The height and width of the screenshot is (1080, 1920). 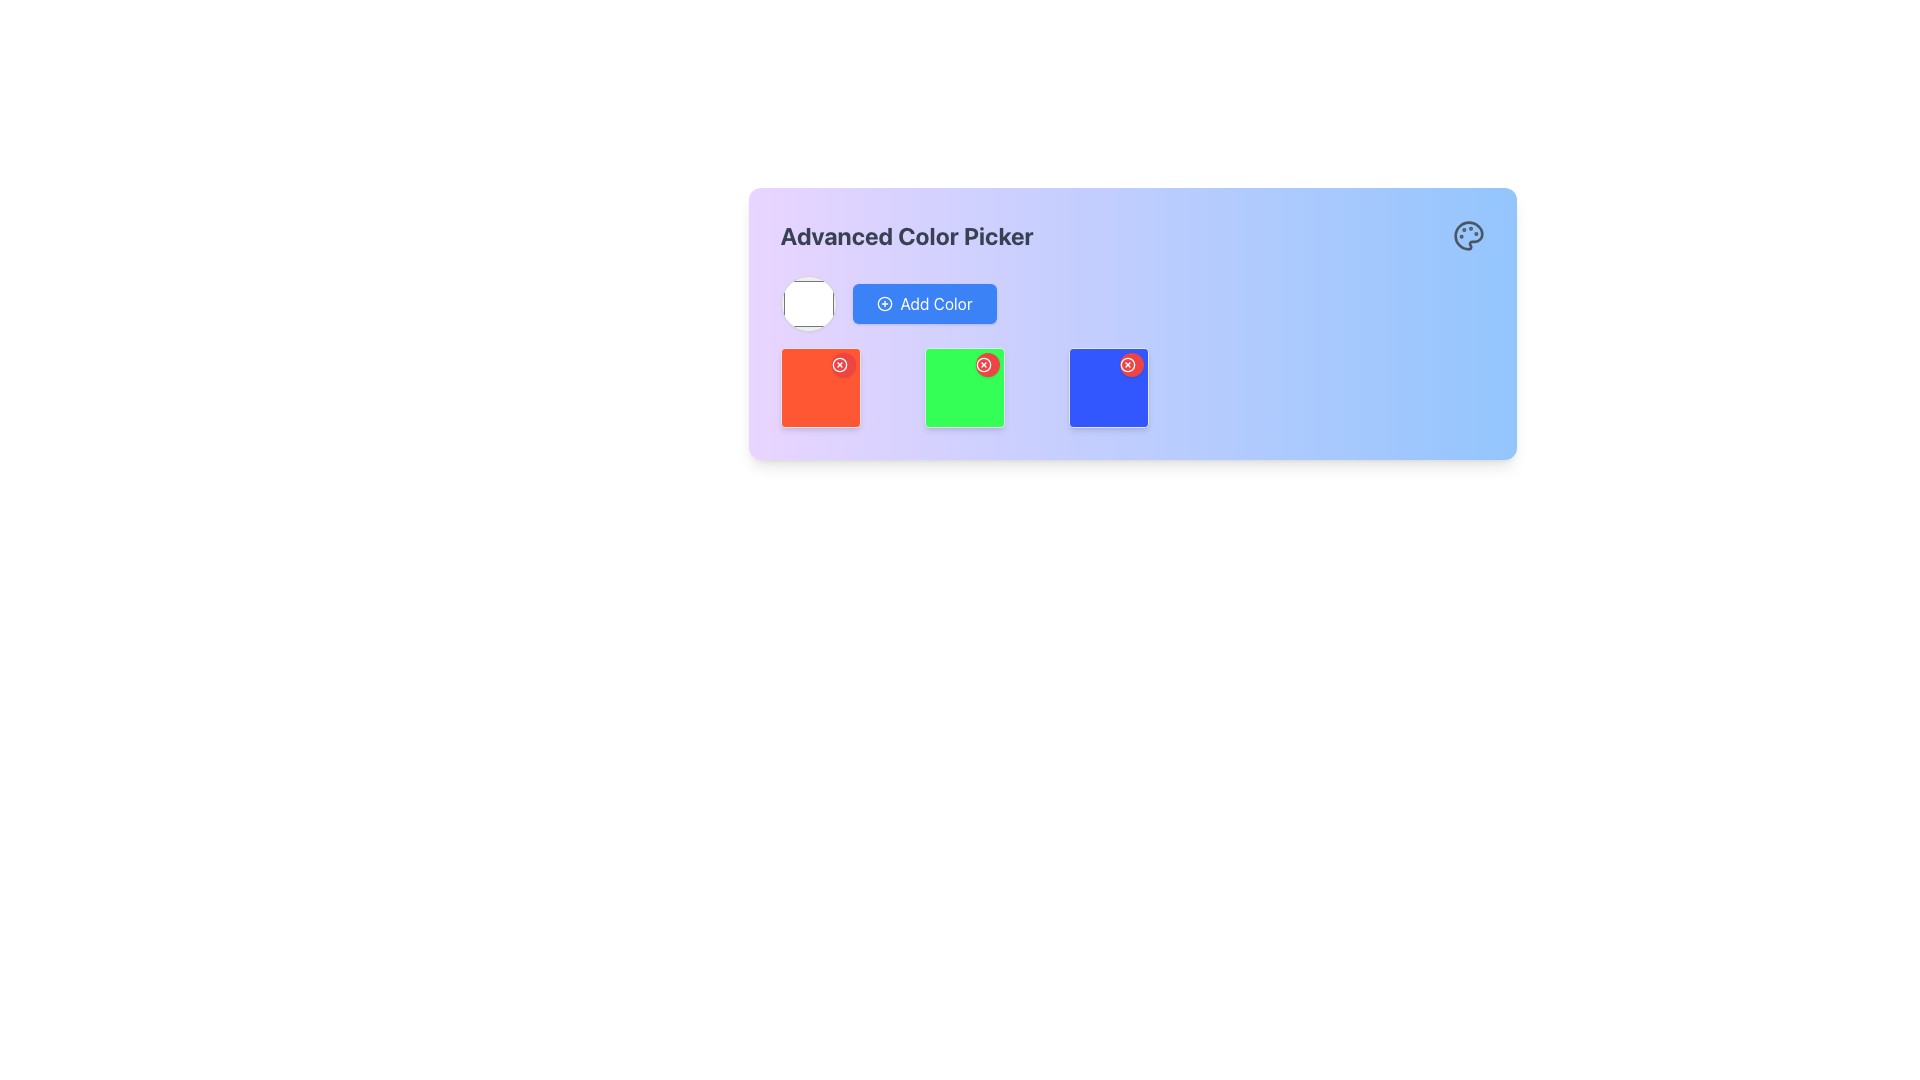 What do you see at coordinates (964, 388) in the screenshot?
I see `keyboard navigation` at bounding box center [964, 388].